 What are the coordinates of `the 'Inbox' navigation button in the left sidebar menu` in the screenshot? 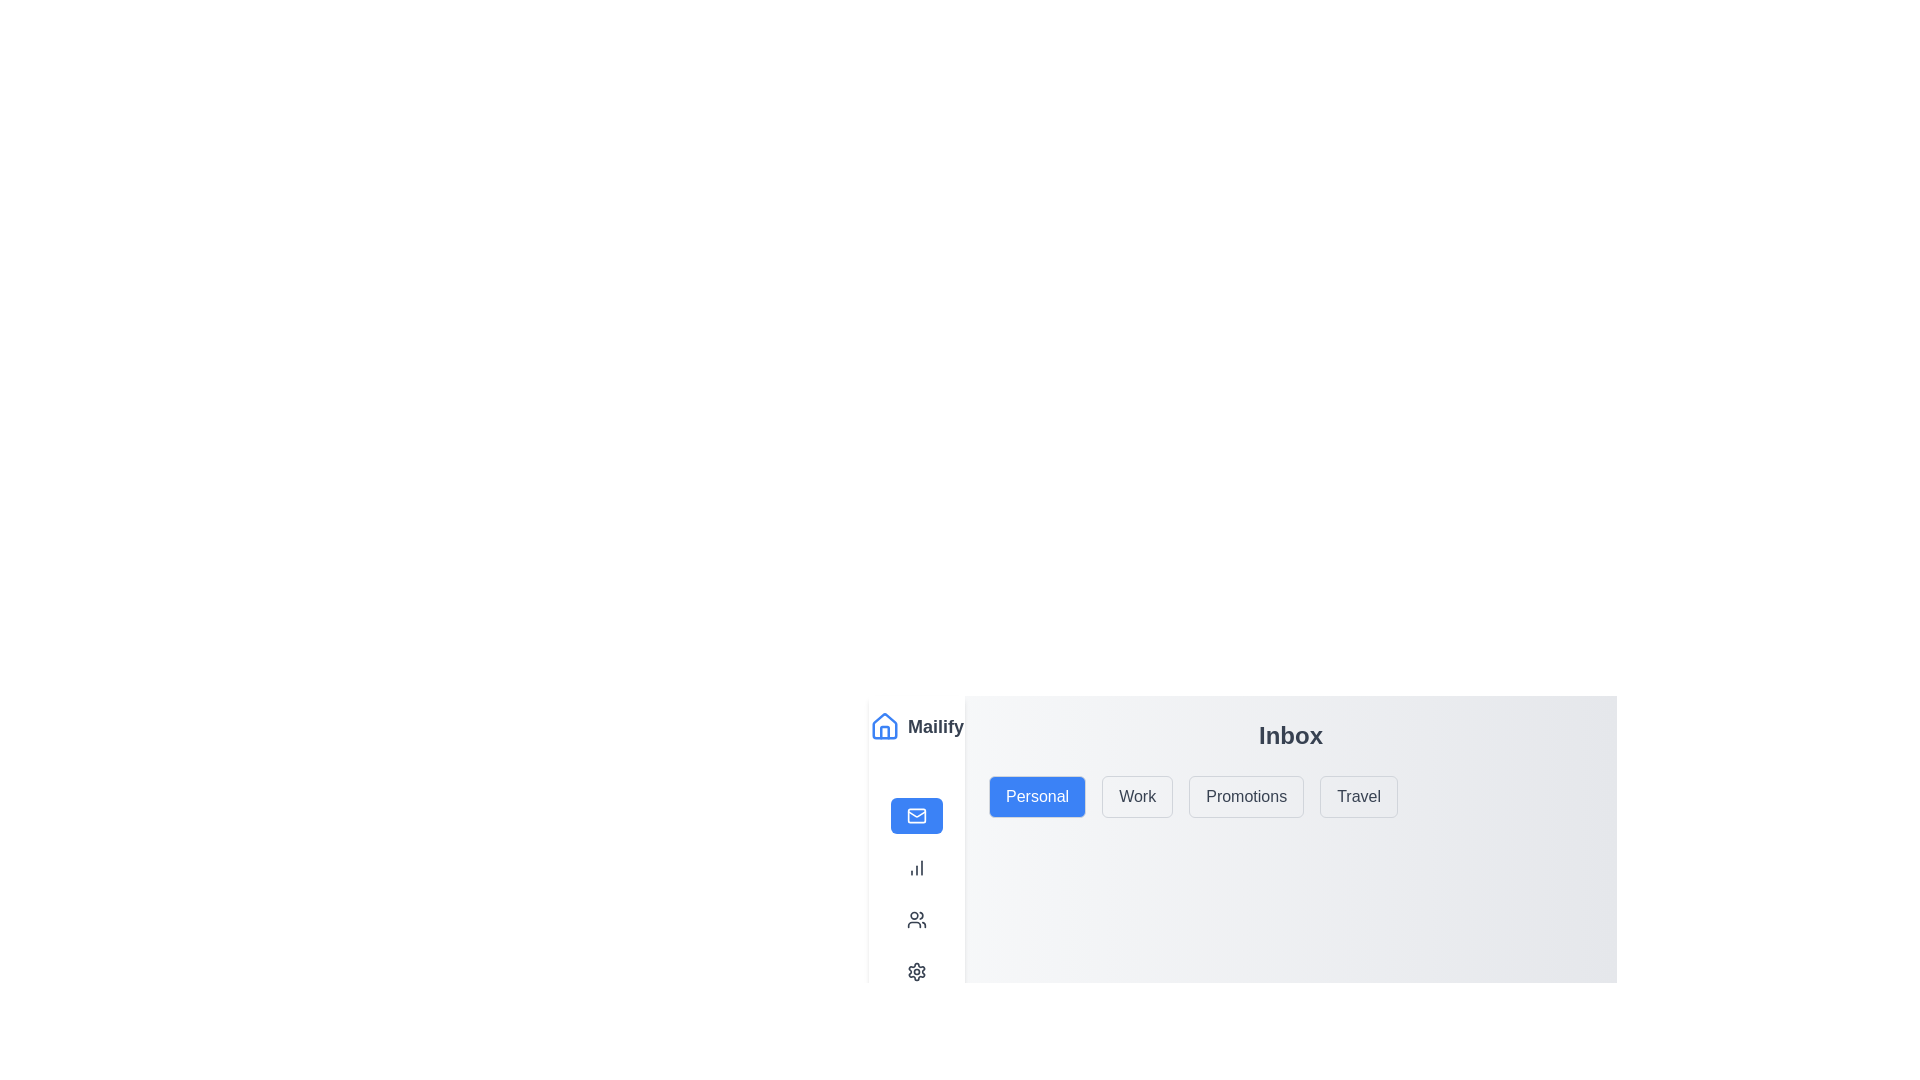 It's located at (915, 816).